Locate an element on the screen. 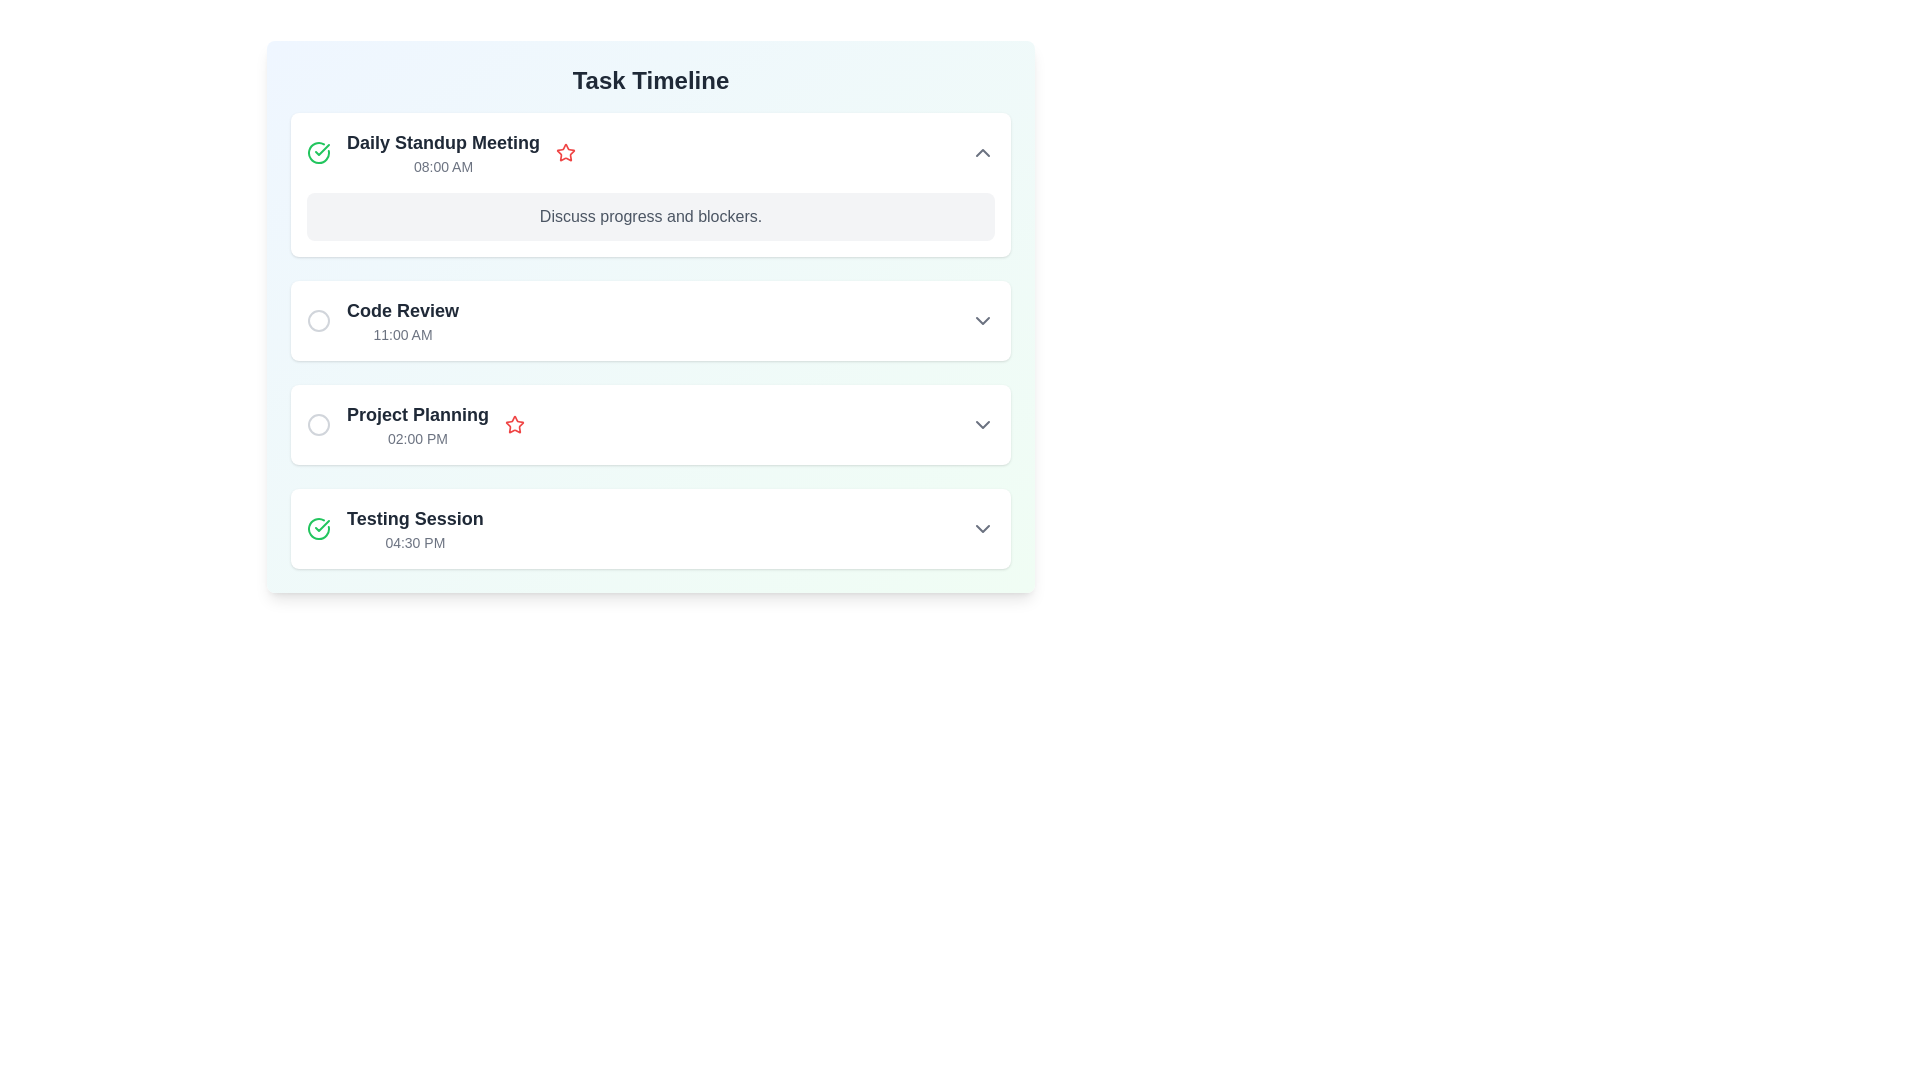 Image resolution: width=1920 pixels, height=1080 pixels. the third task item in the 'Task Timeline' list, which represents an event in the vertical timeline layout is located at coordinates (651, 423).